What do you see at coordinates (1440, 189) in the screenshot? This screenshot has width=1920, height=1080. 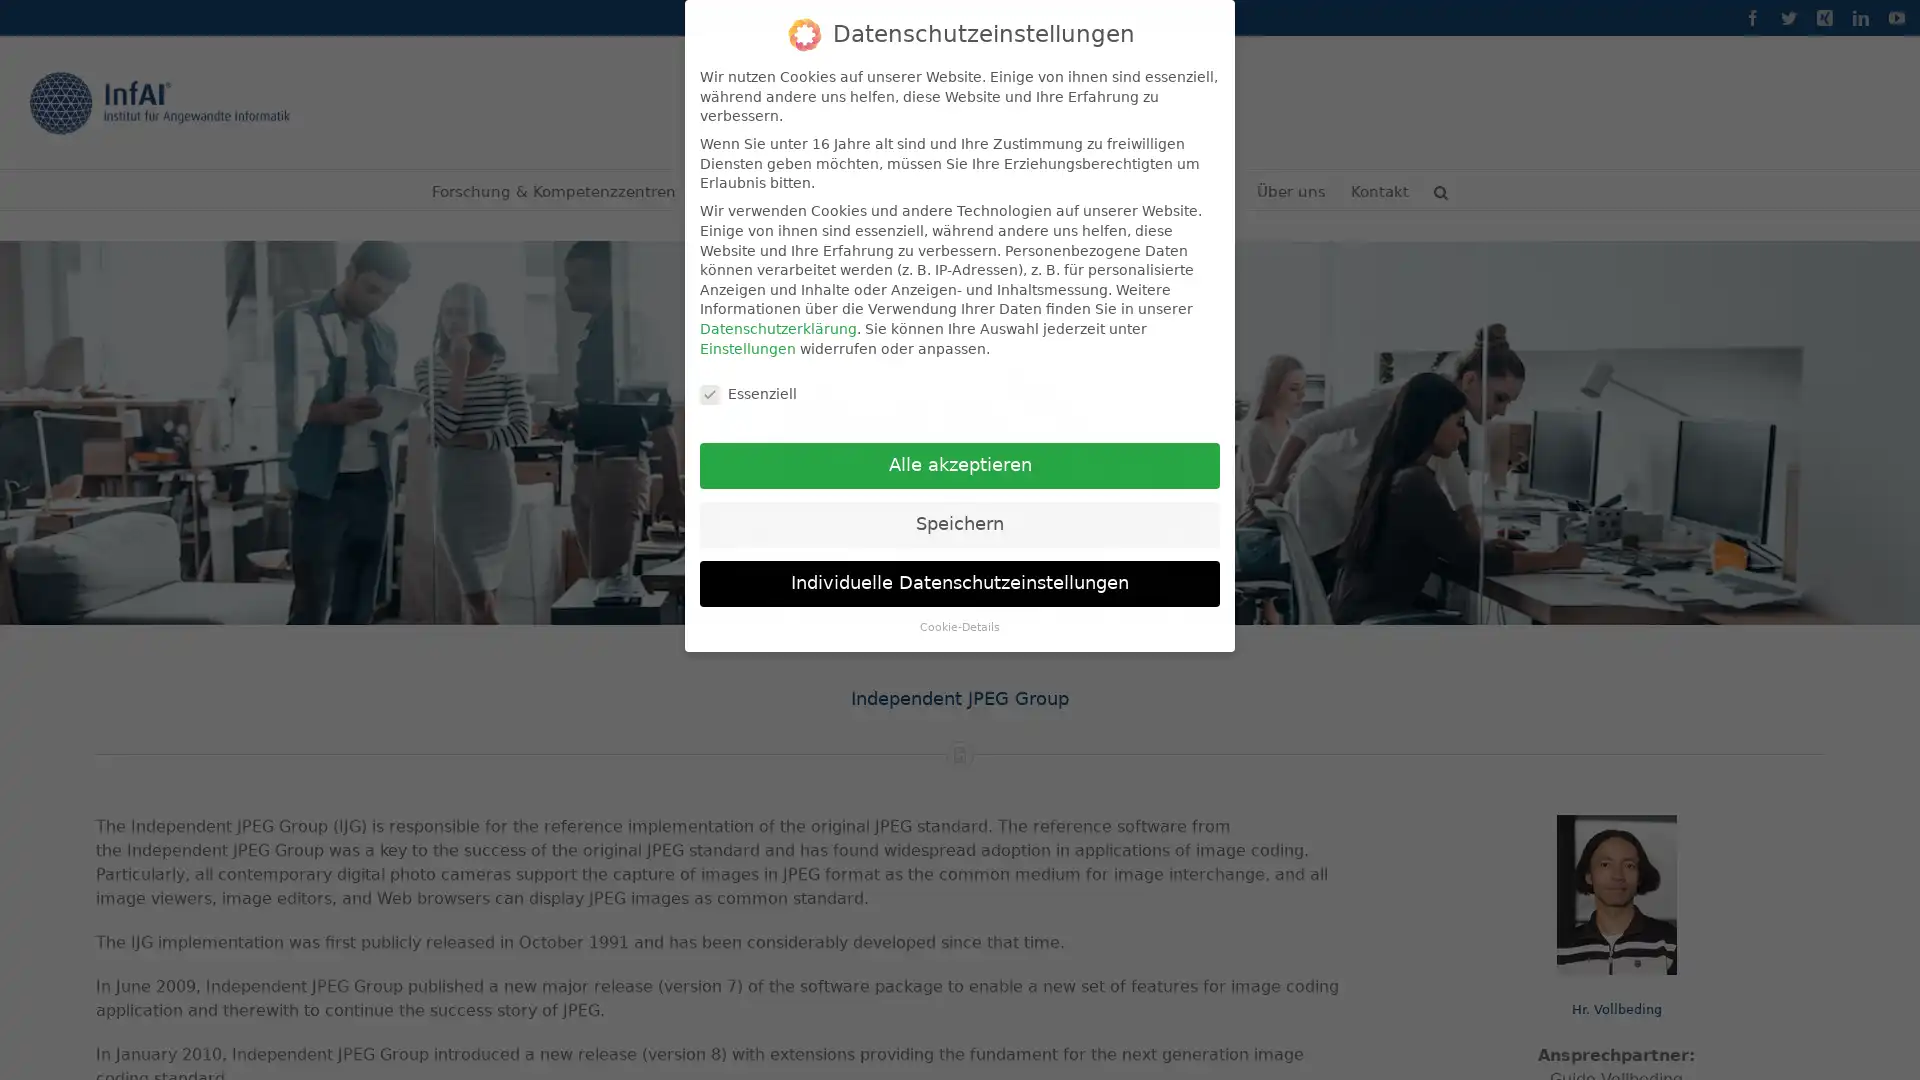 I see `Suche` at bounding box center [1440, 189].